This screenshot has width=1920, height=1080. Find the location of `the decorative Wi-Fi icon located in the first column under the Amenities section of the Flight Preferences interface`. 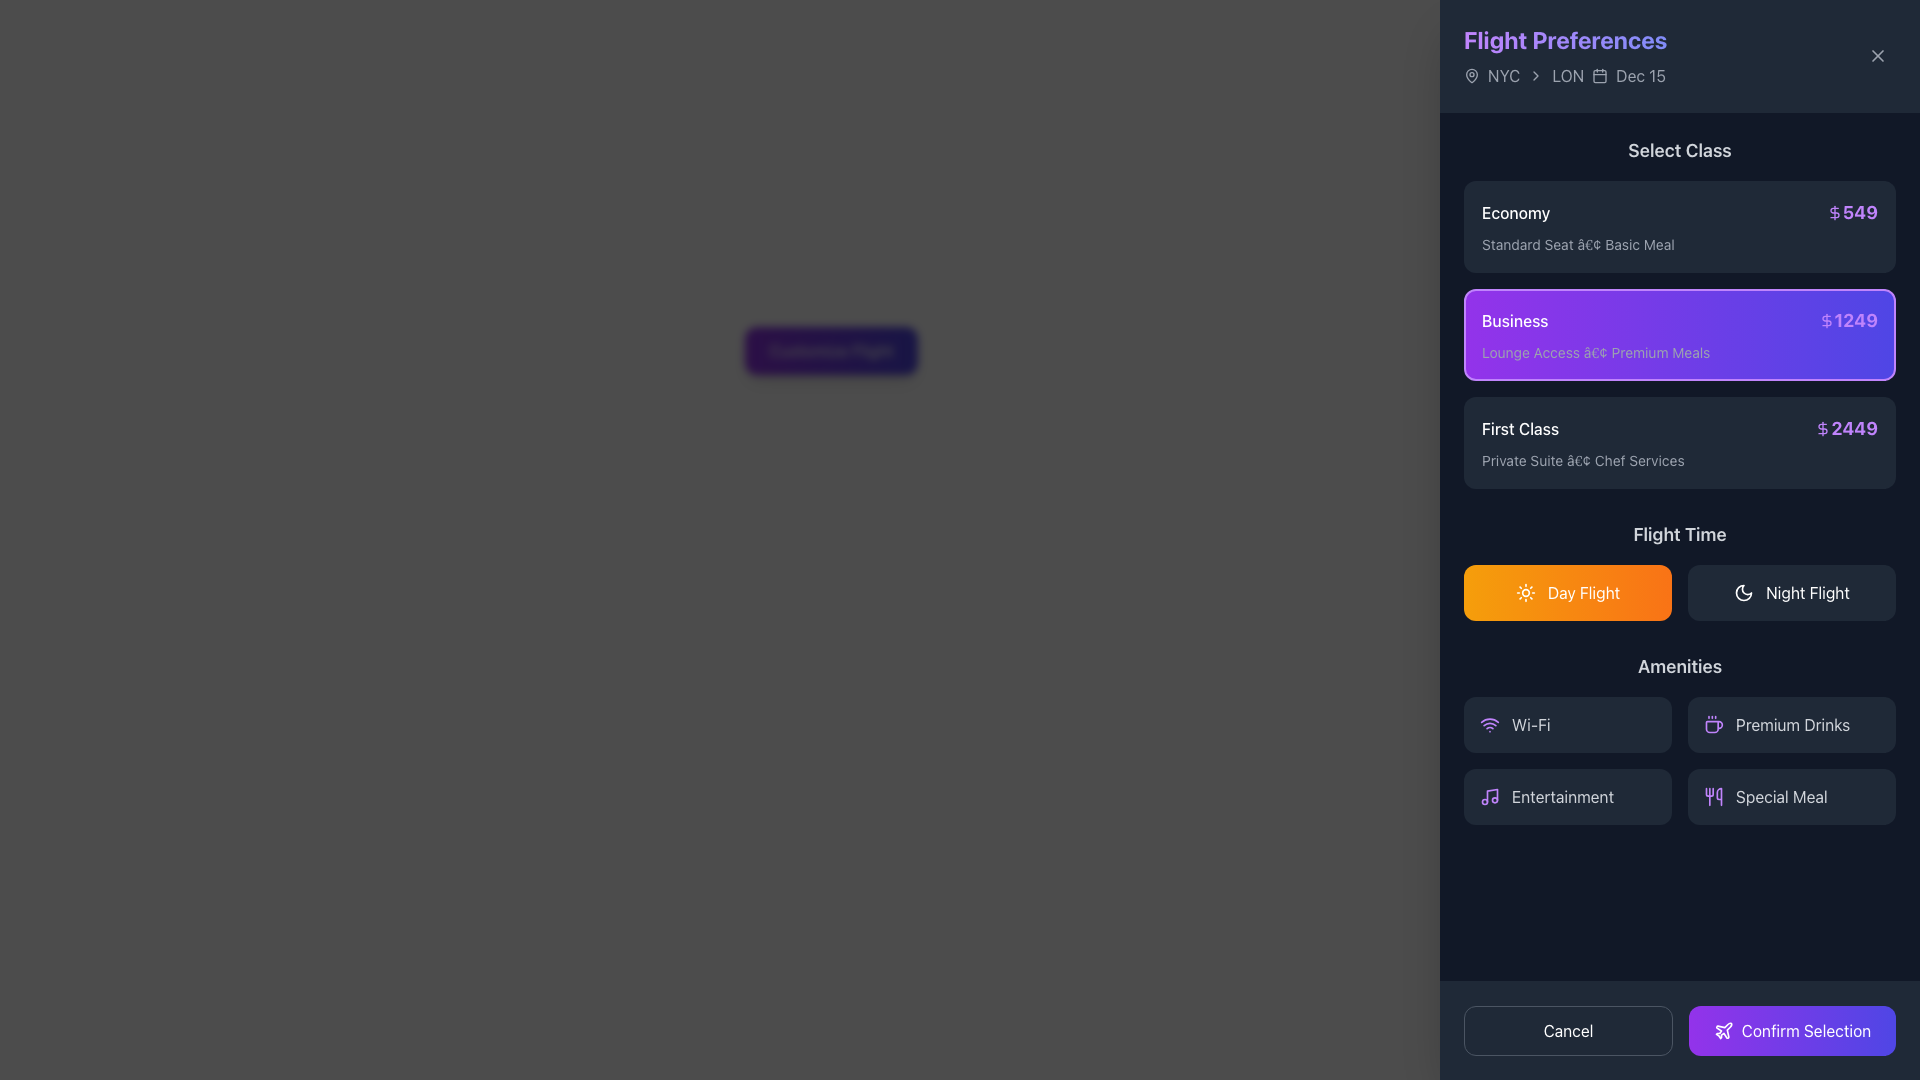

the decorative Wi-Fi icon located in the first column under the Amenities section of the Flight Preferences interface is located at coordinates (1489, 725).